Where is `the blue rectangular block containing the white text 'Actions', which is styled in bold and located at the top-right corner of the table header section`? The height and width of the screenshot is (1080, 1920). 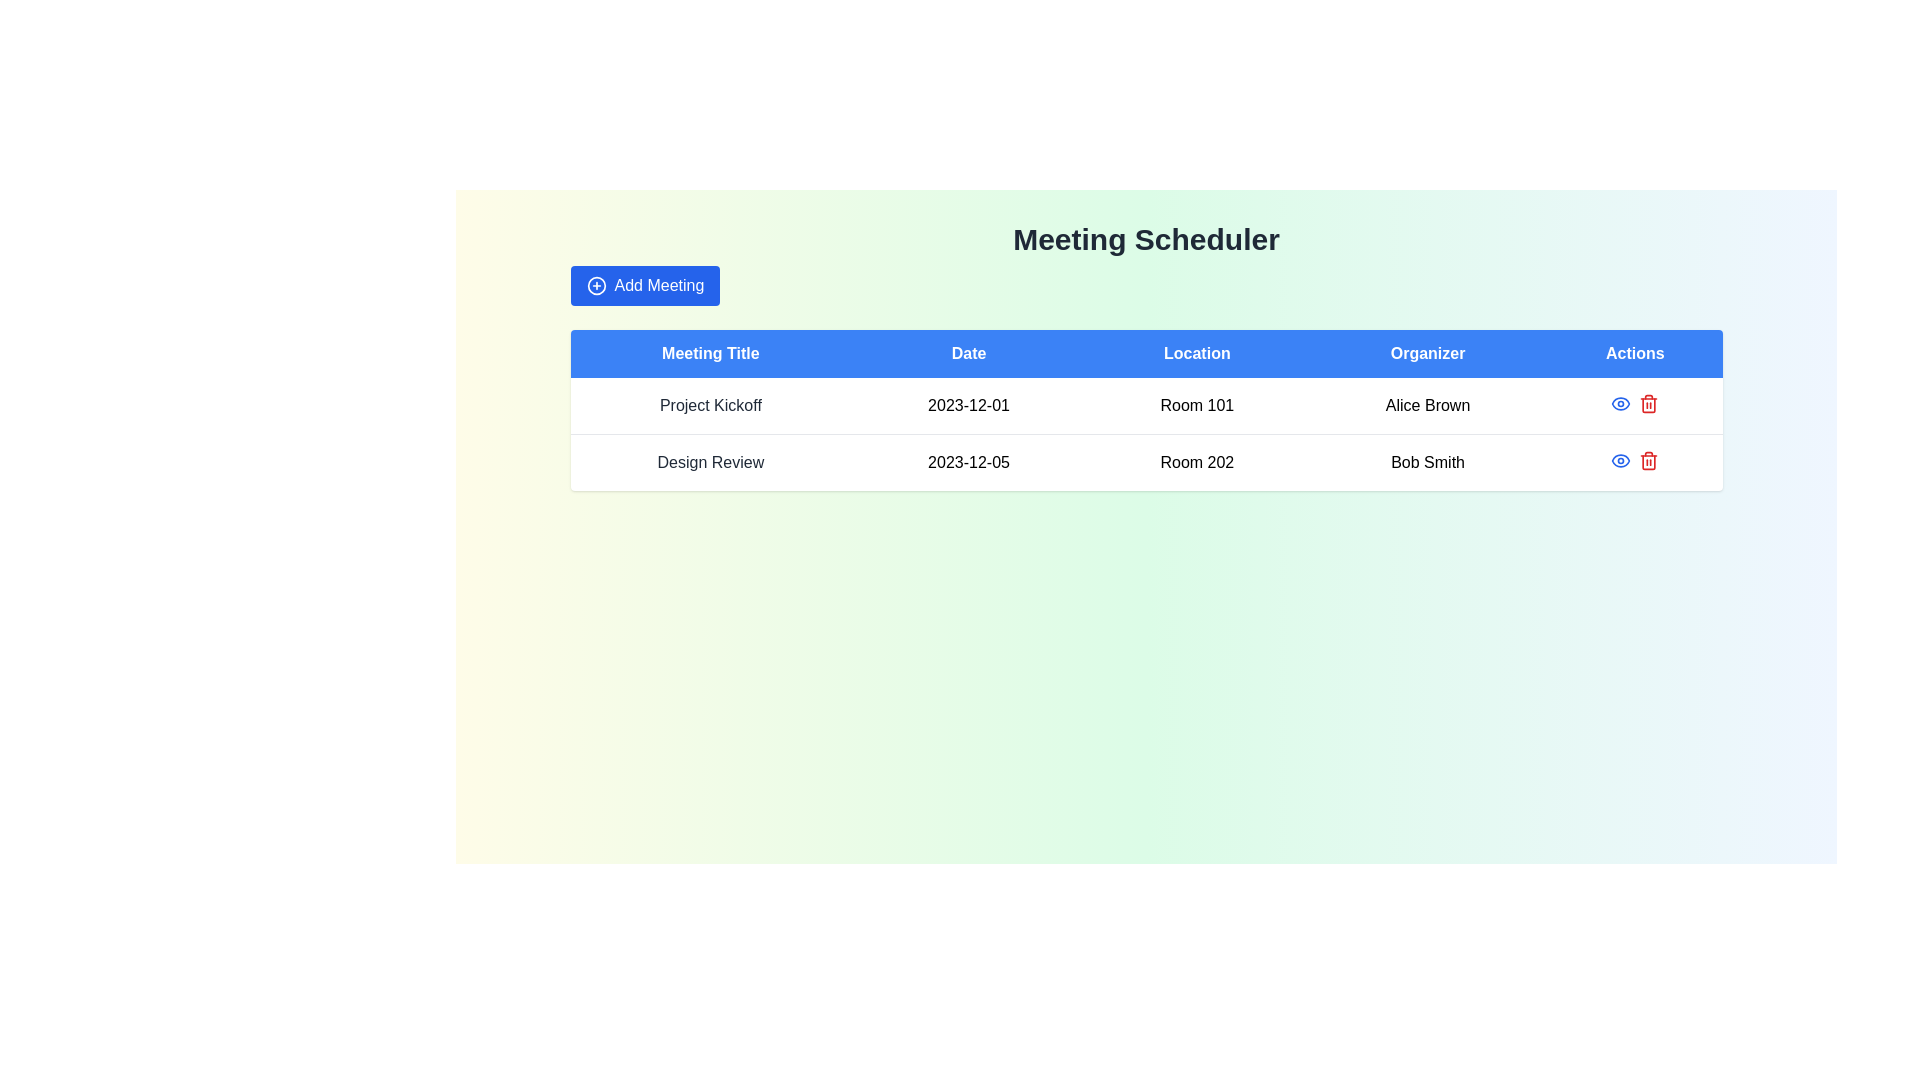 the blue rectangular block containing the white text 'Actions', which is styled in bold and located at the top-right corner of the table header section is located at coordinates (1635, 353).